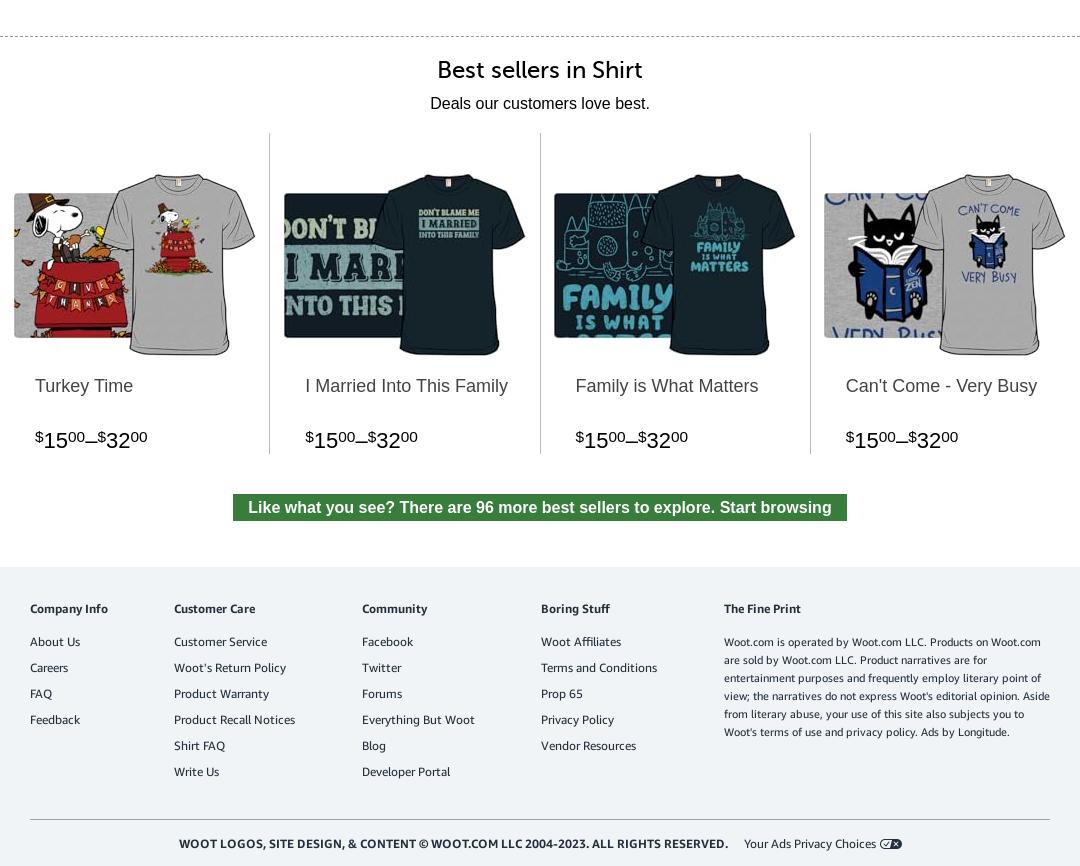  Describe the element at coordinates (575, 607) in the screenshot. I see `'Boring Stuff'` at that location.